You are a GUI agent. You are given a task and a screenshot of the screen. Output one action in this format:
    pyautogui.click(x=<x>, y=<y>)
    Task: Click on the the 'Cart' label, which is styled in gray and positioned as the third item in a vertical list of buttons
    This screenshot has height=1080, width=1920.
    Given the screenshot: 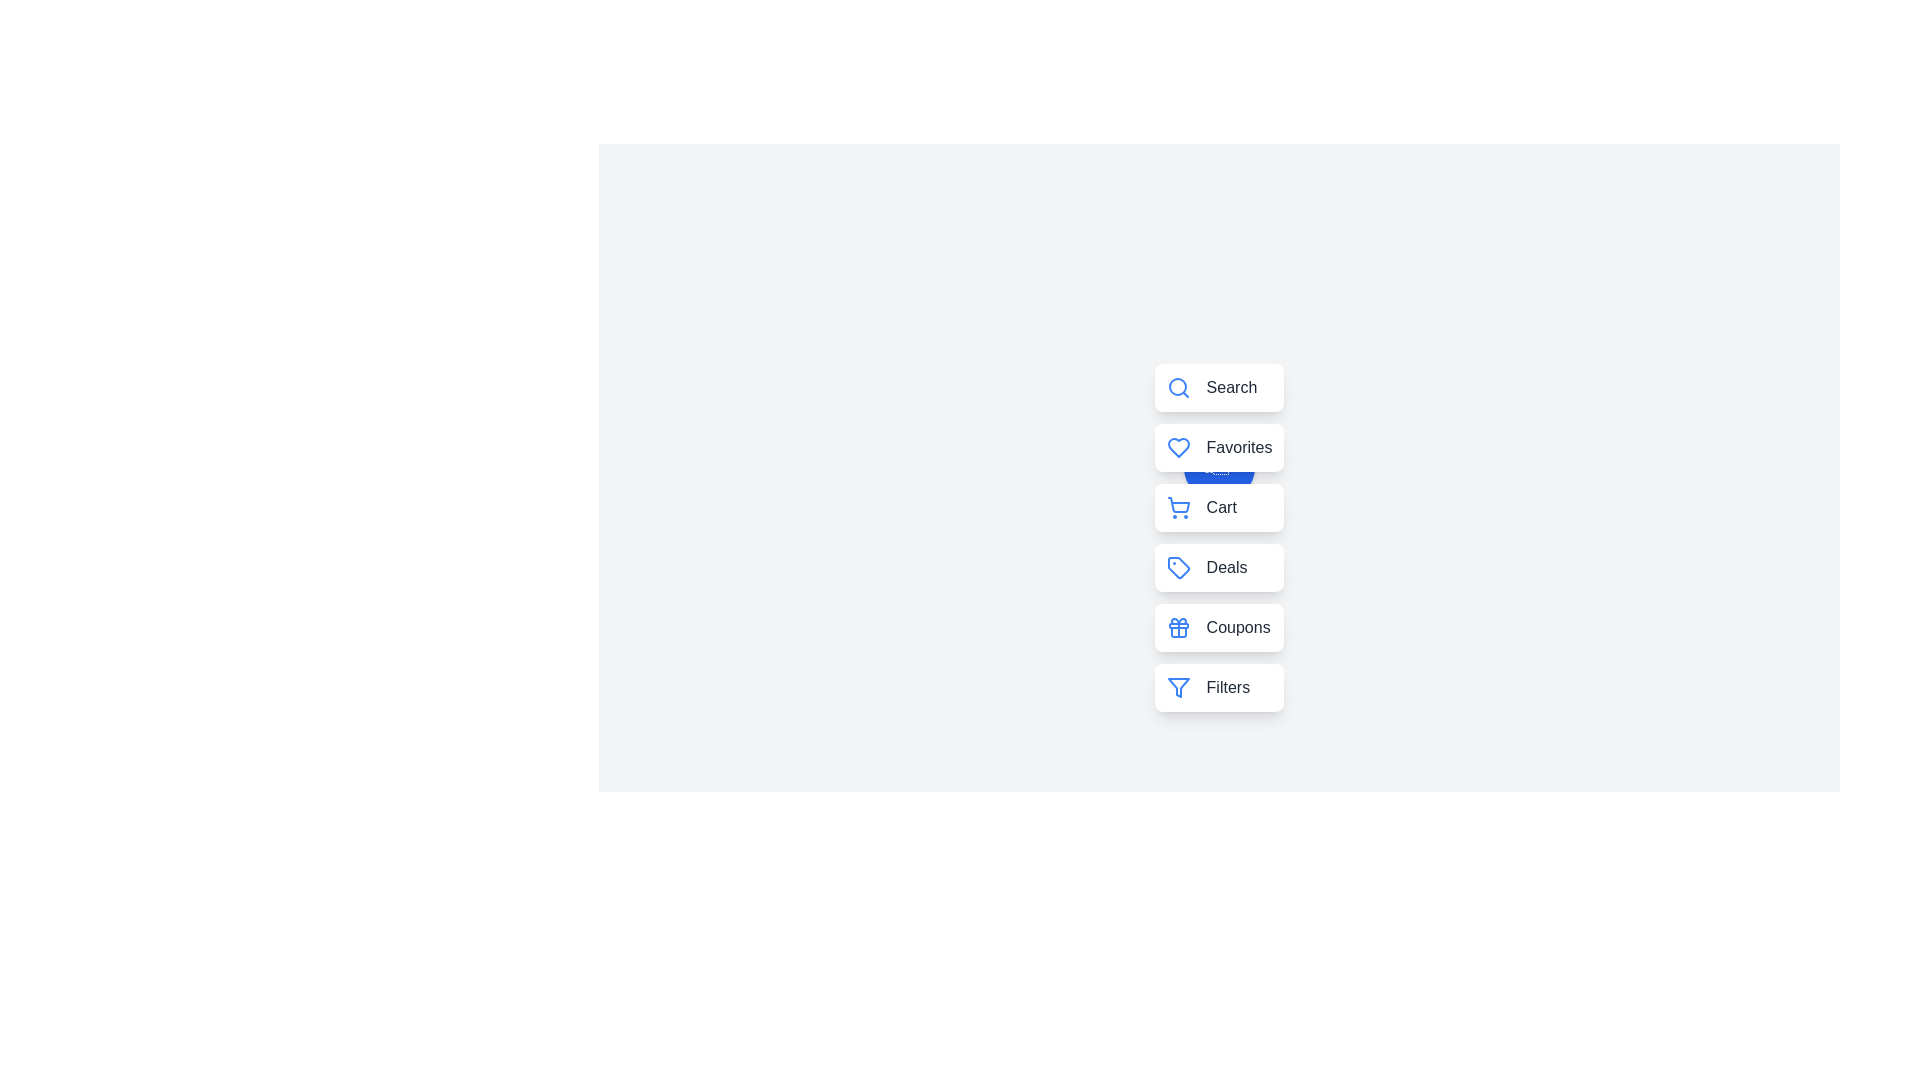 What is the action you would take?
    pyautogui.click(x=1220, y=507)
    